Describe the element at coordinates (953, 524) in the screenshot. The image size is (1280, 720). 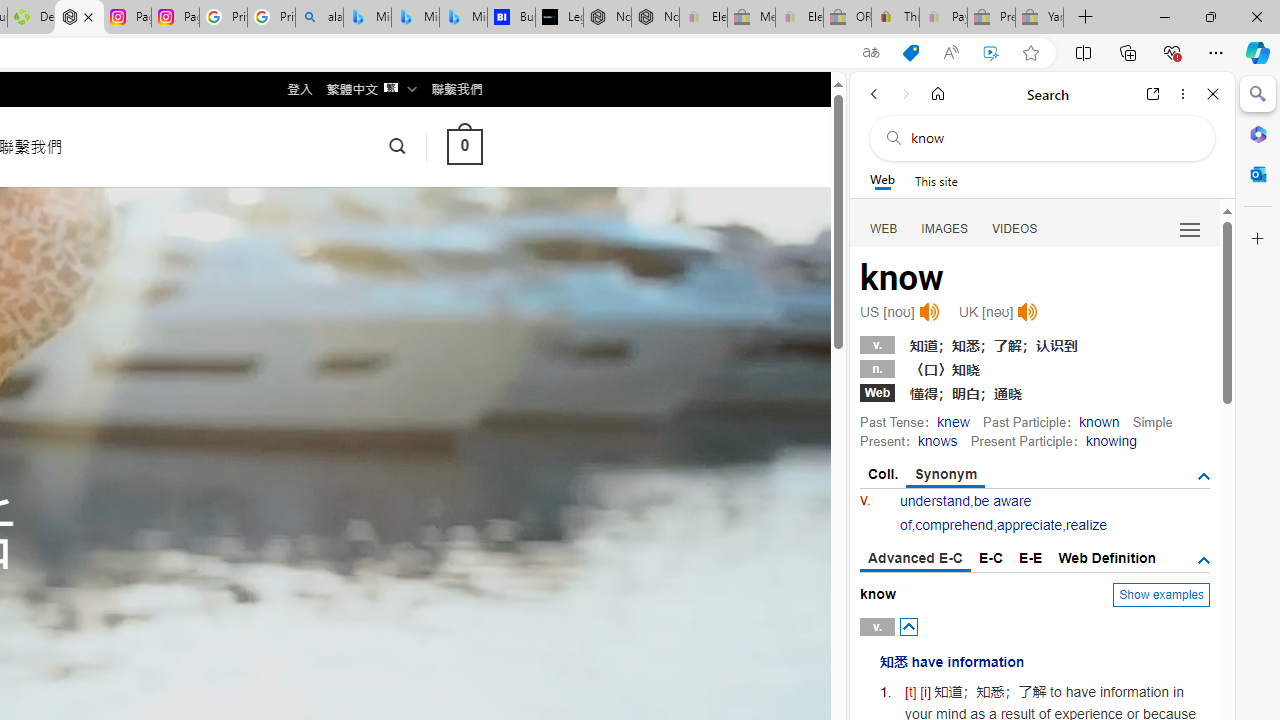
I see `'comprehend'` at that location.